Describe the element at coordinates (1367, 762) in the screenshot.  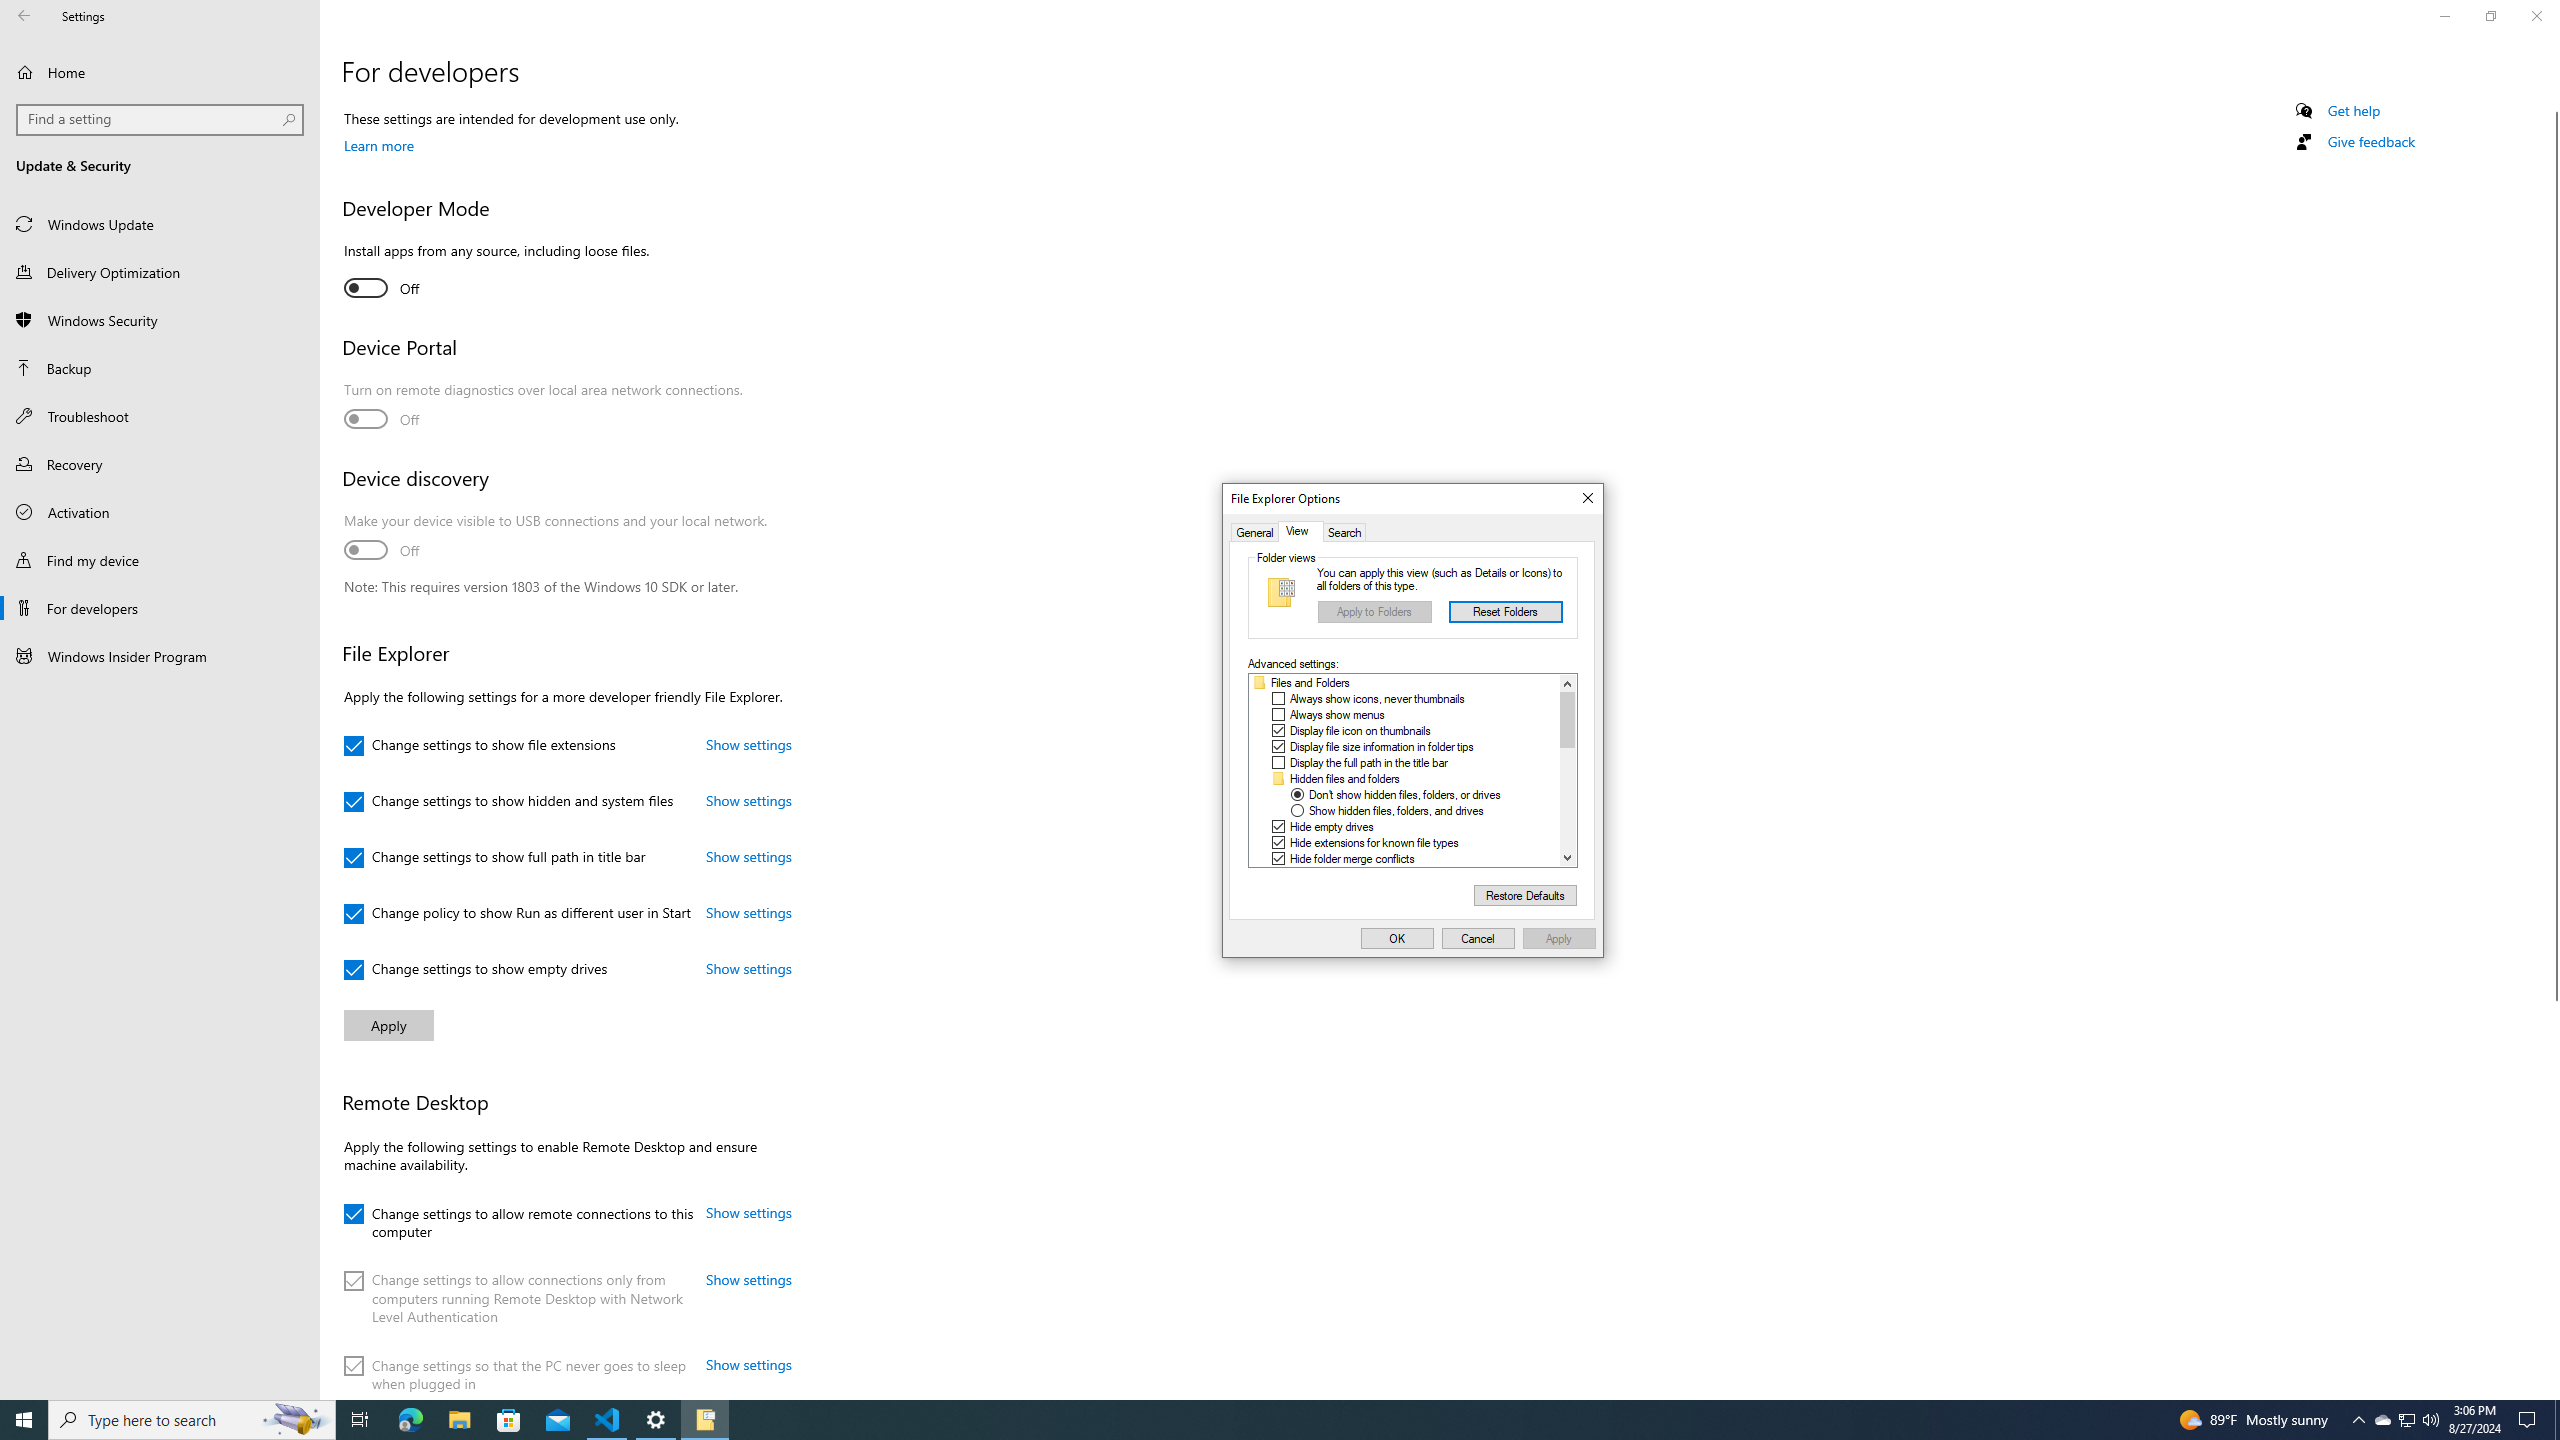
I see `'Display the full path in the title bar'` at that location.